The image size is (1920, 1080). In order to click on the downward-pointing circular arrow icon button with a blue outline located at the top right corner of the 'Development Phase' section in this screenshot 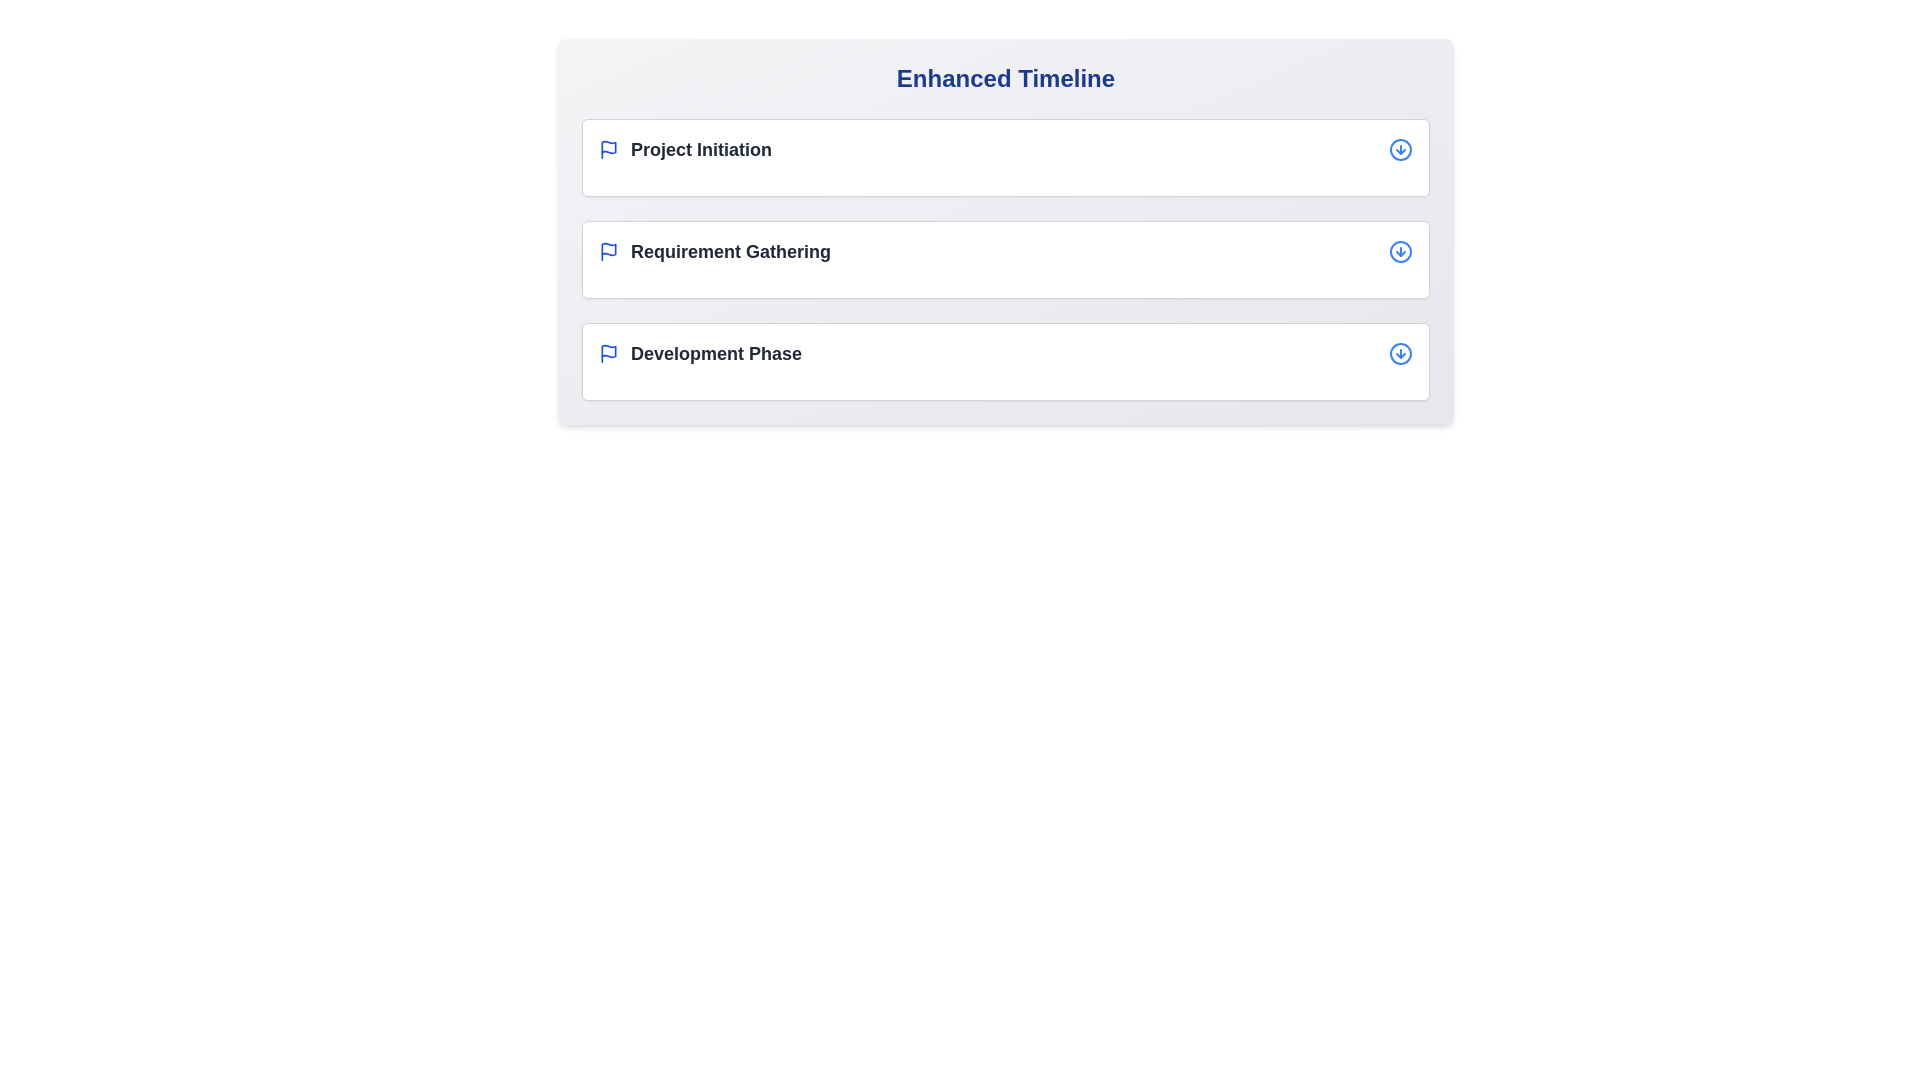, I will do `click(1400, 353)`.